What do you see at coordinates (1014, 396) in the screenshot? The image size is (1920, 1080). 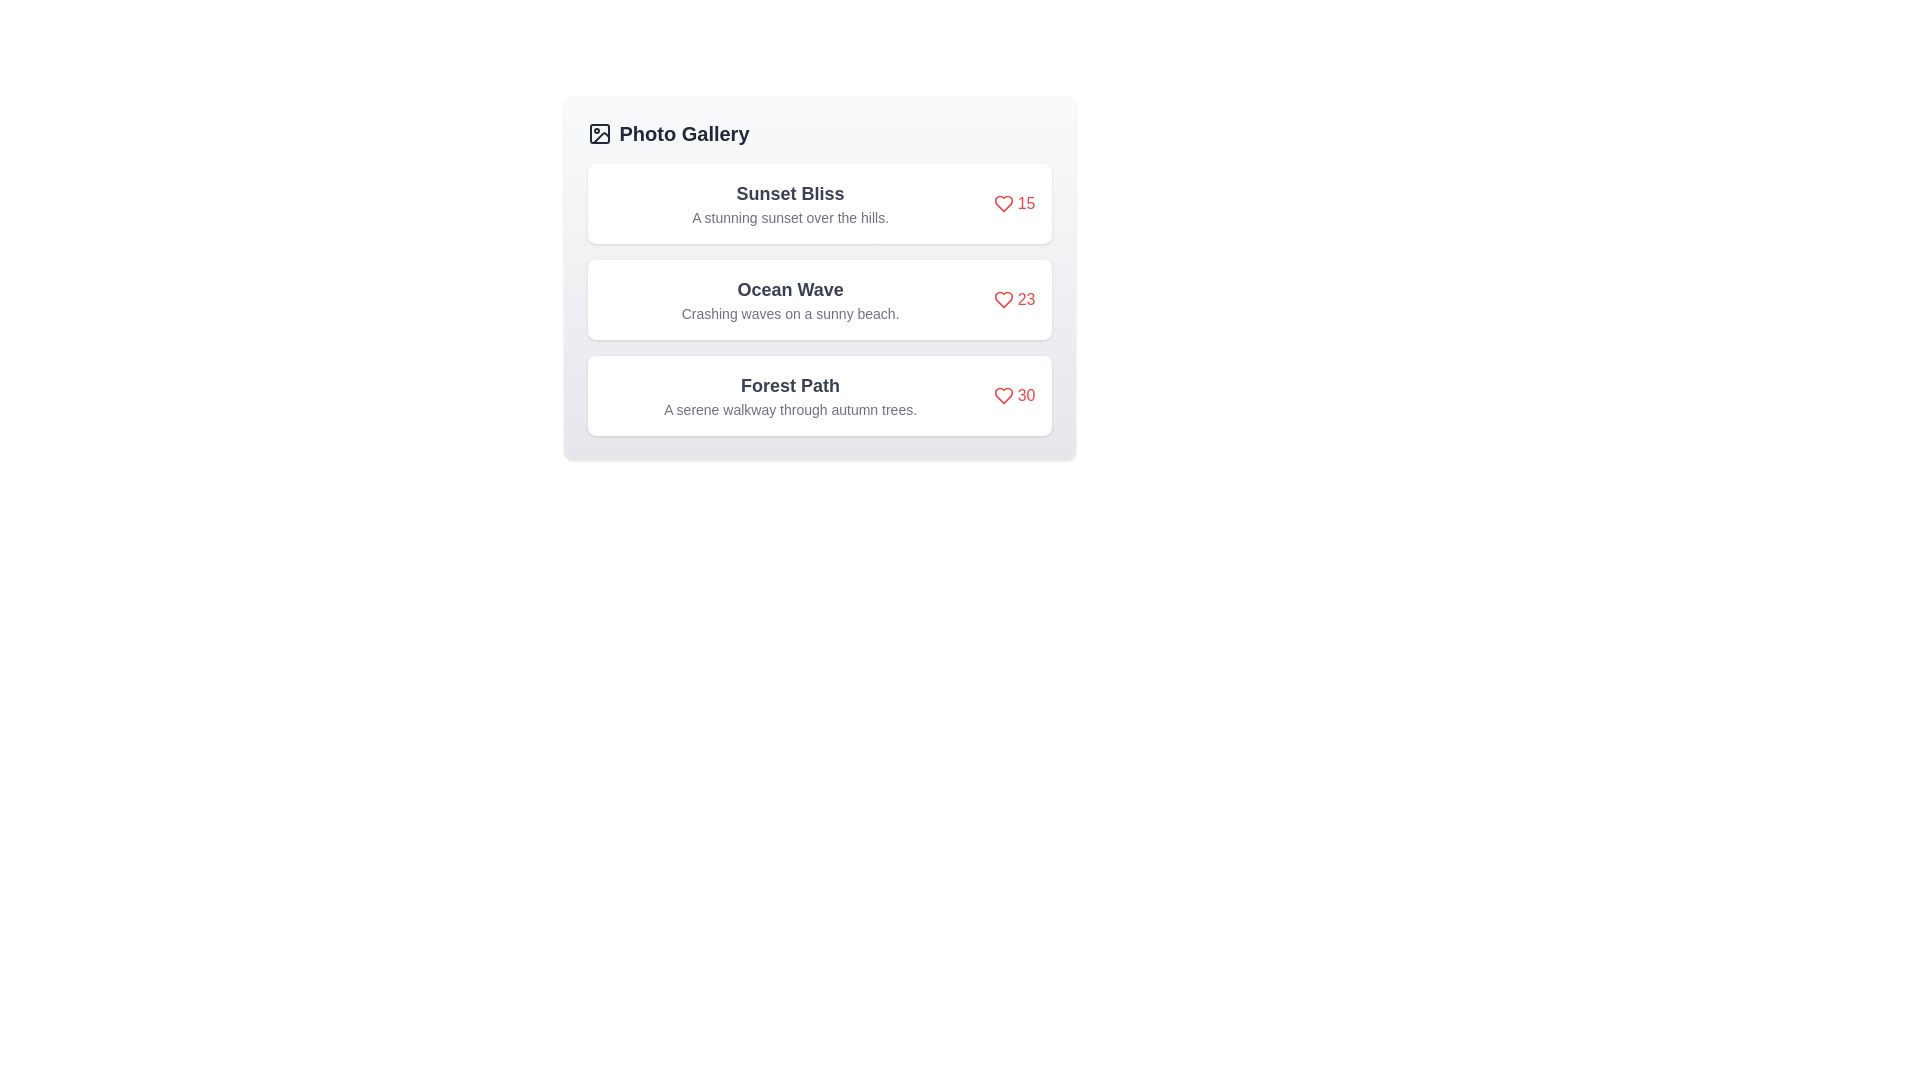 I see `the like button for Forest Path` at bounding box center [1014, 396].